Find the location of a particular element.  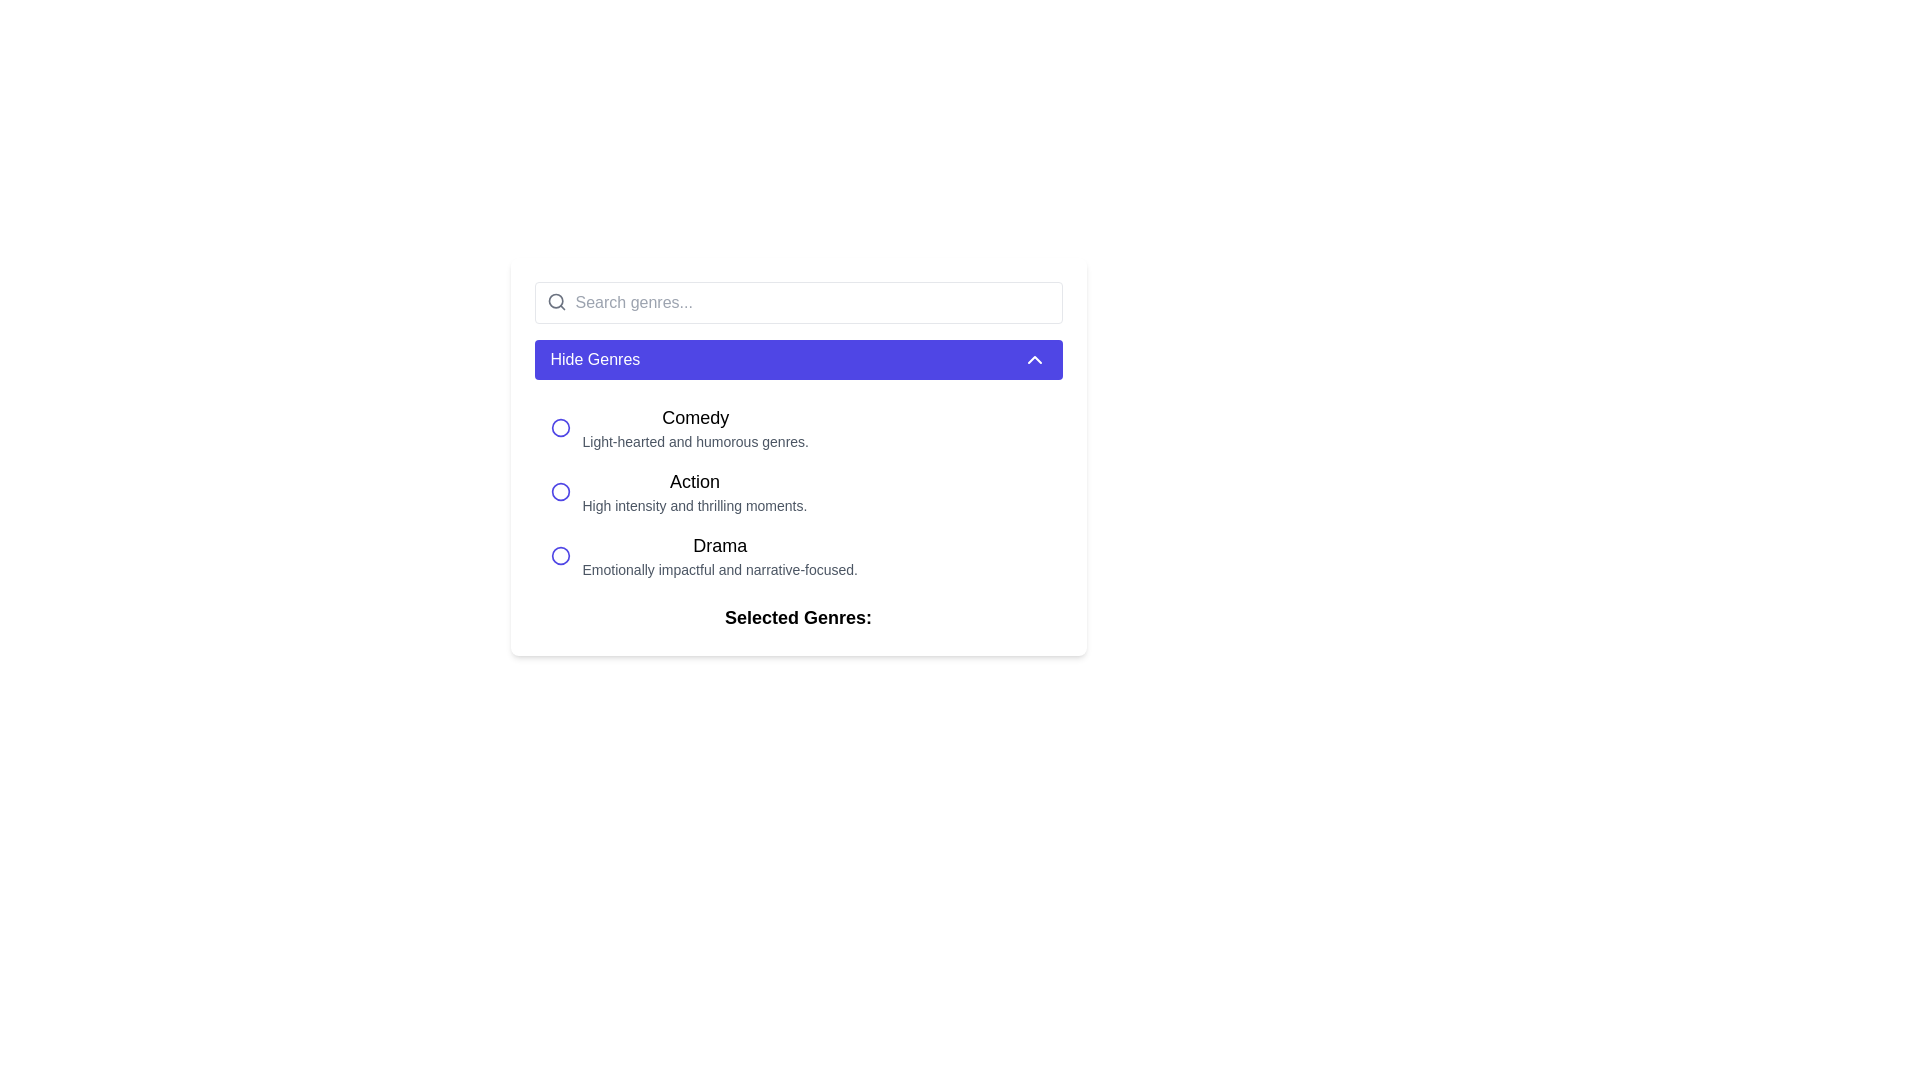

text label displaying 'Comedy' which is styled with a large font size and located at the top of a list item under the 'Hide Genres' header is located at coordinates (695, 416).